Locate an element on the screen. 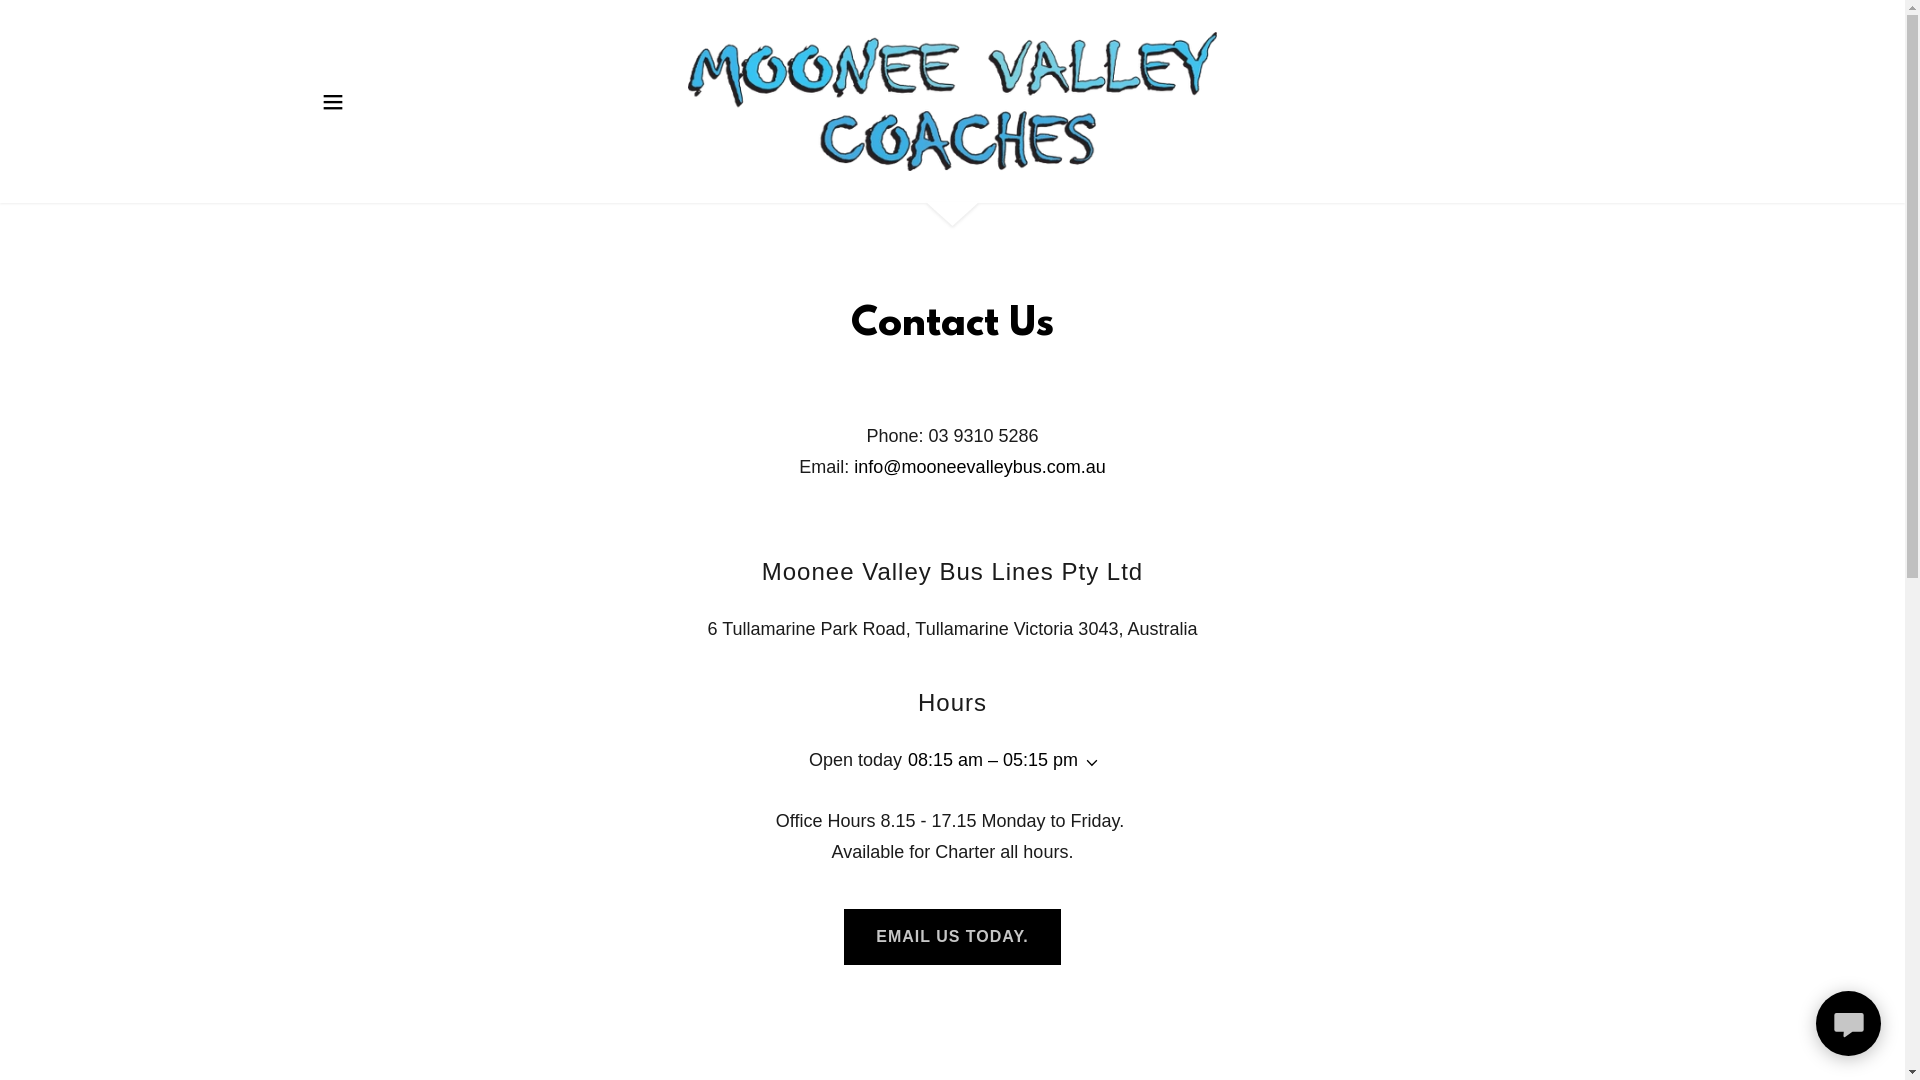 This screenshot has width=1920, height=1080. 'EMAIL US TODAY.' is located at coordinates (951, 937).